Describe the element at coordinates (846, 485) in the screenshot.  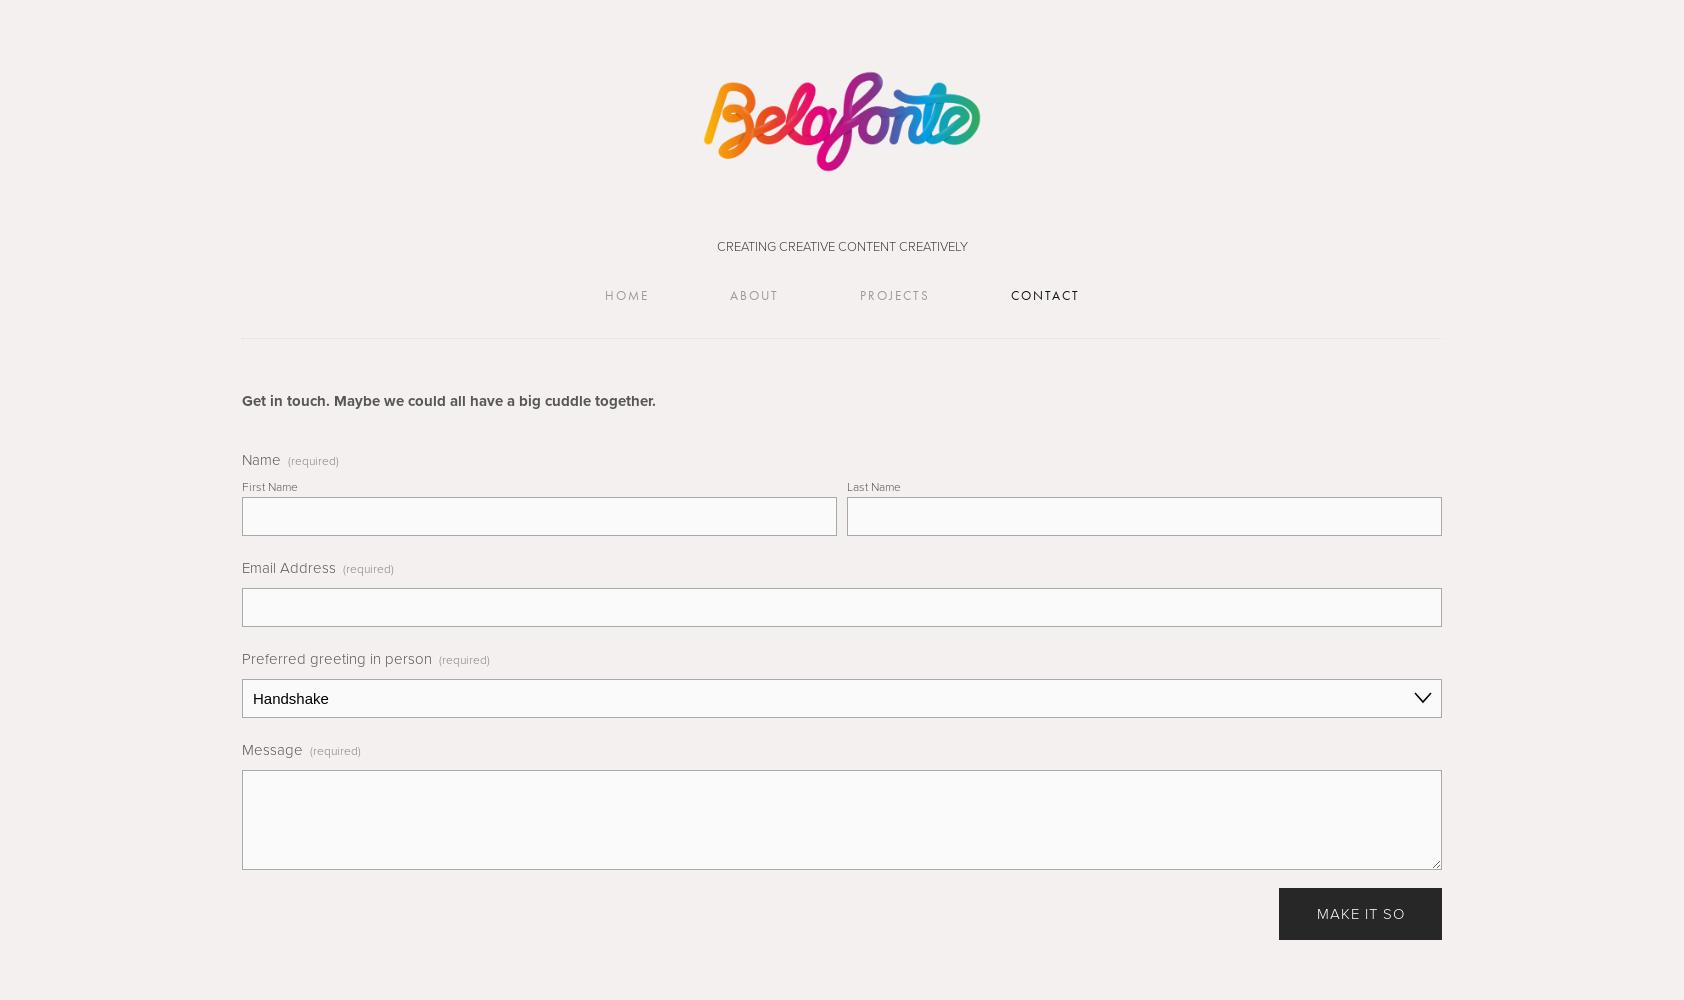
I see `'Last Name'` at that location.